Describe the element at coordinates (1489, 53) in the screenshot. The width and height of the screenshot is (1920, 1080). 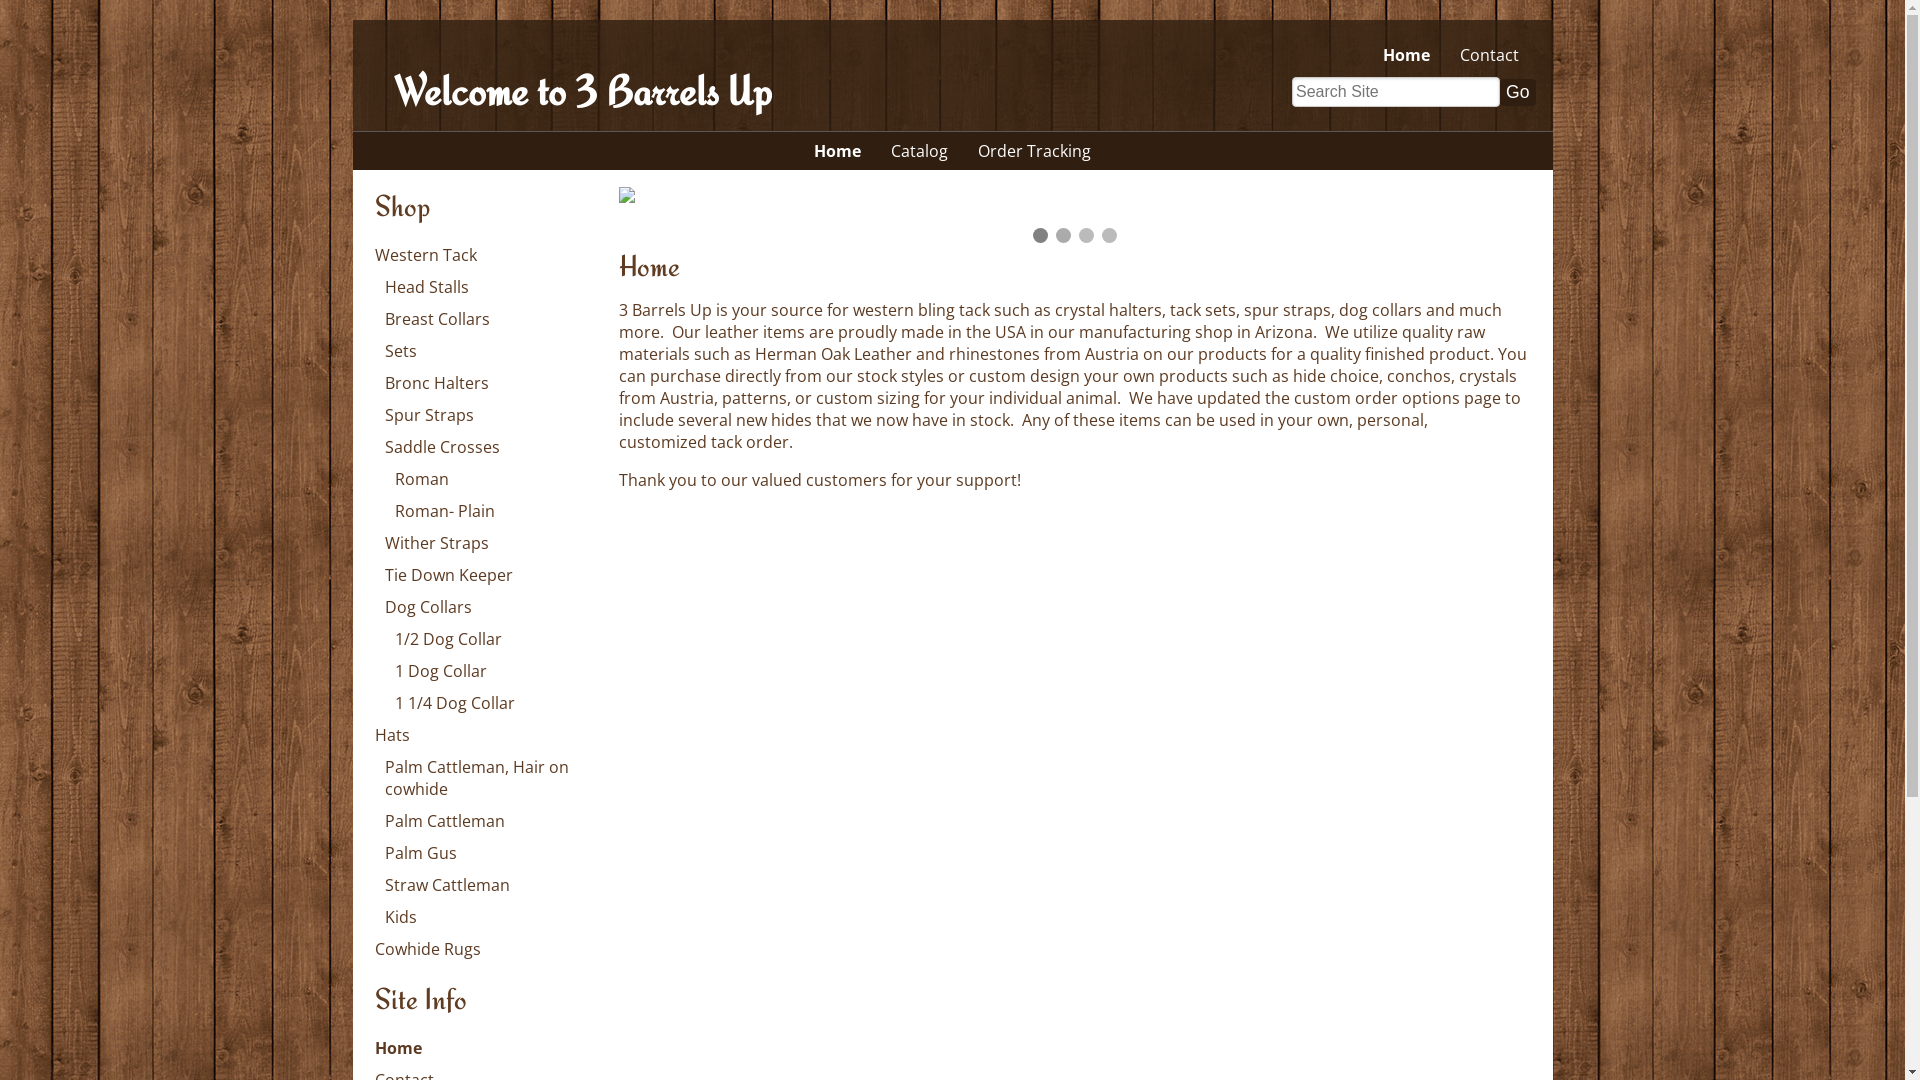
I see `'Contact'` at that location.